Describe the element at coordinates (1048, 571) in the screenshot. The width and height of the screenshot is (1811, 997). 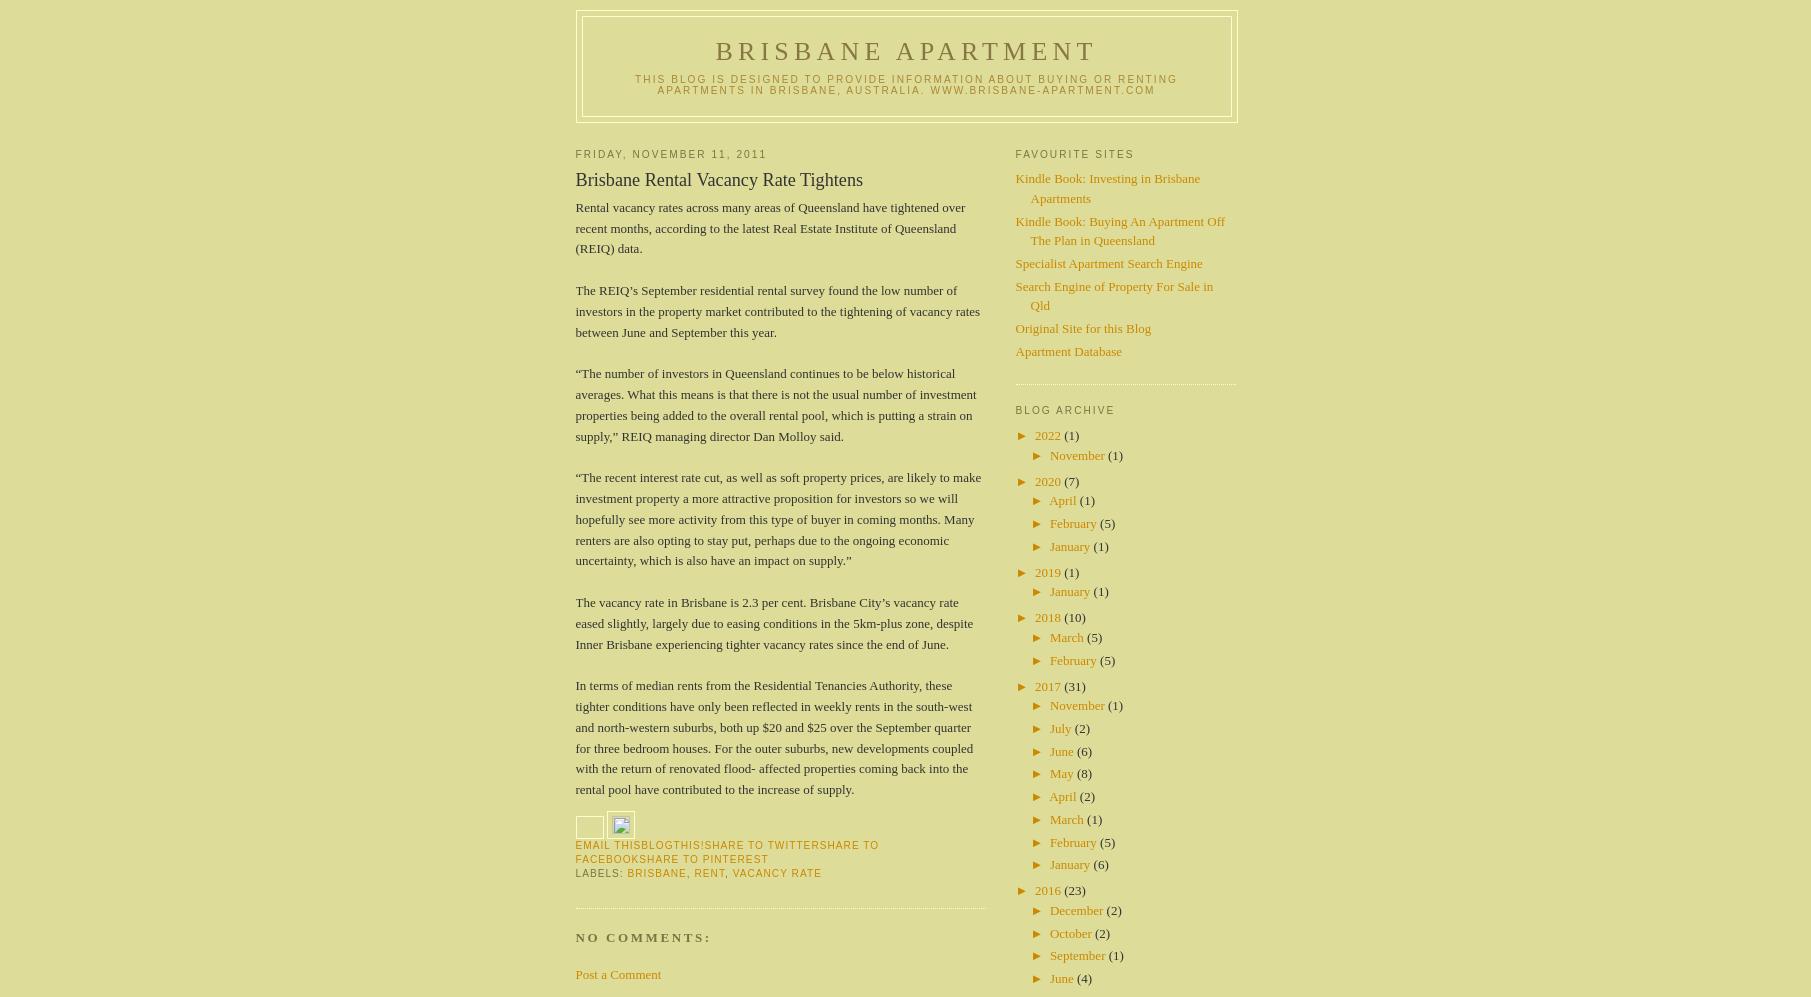
I see `'2019'` at that location.